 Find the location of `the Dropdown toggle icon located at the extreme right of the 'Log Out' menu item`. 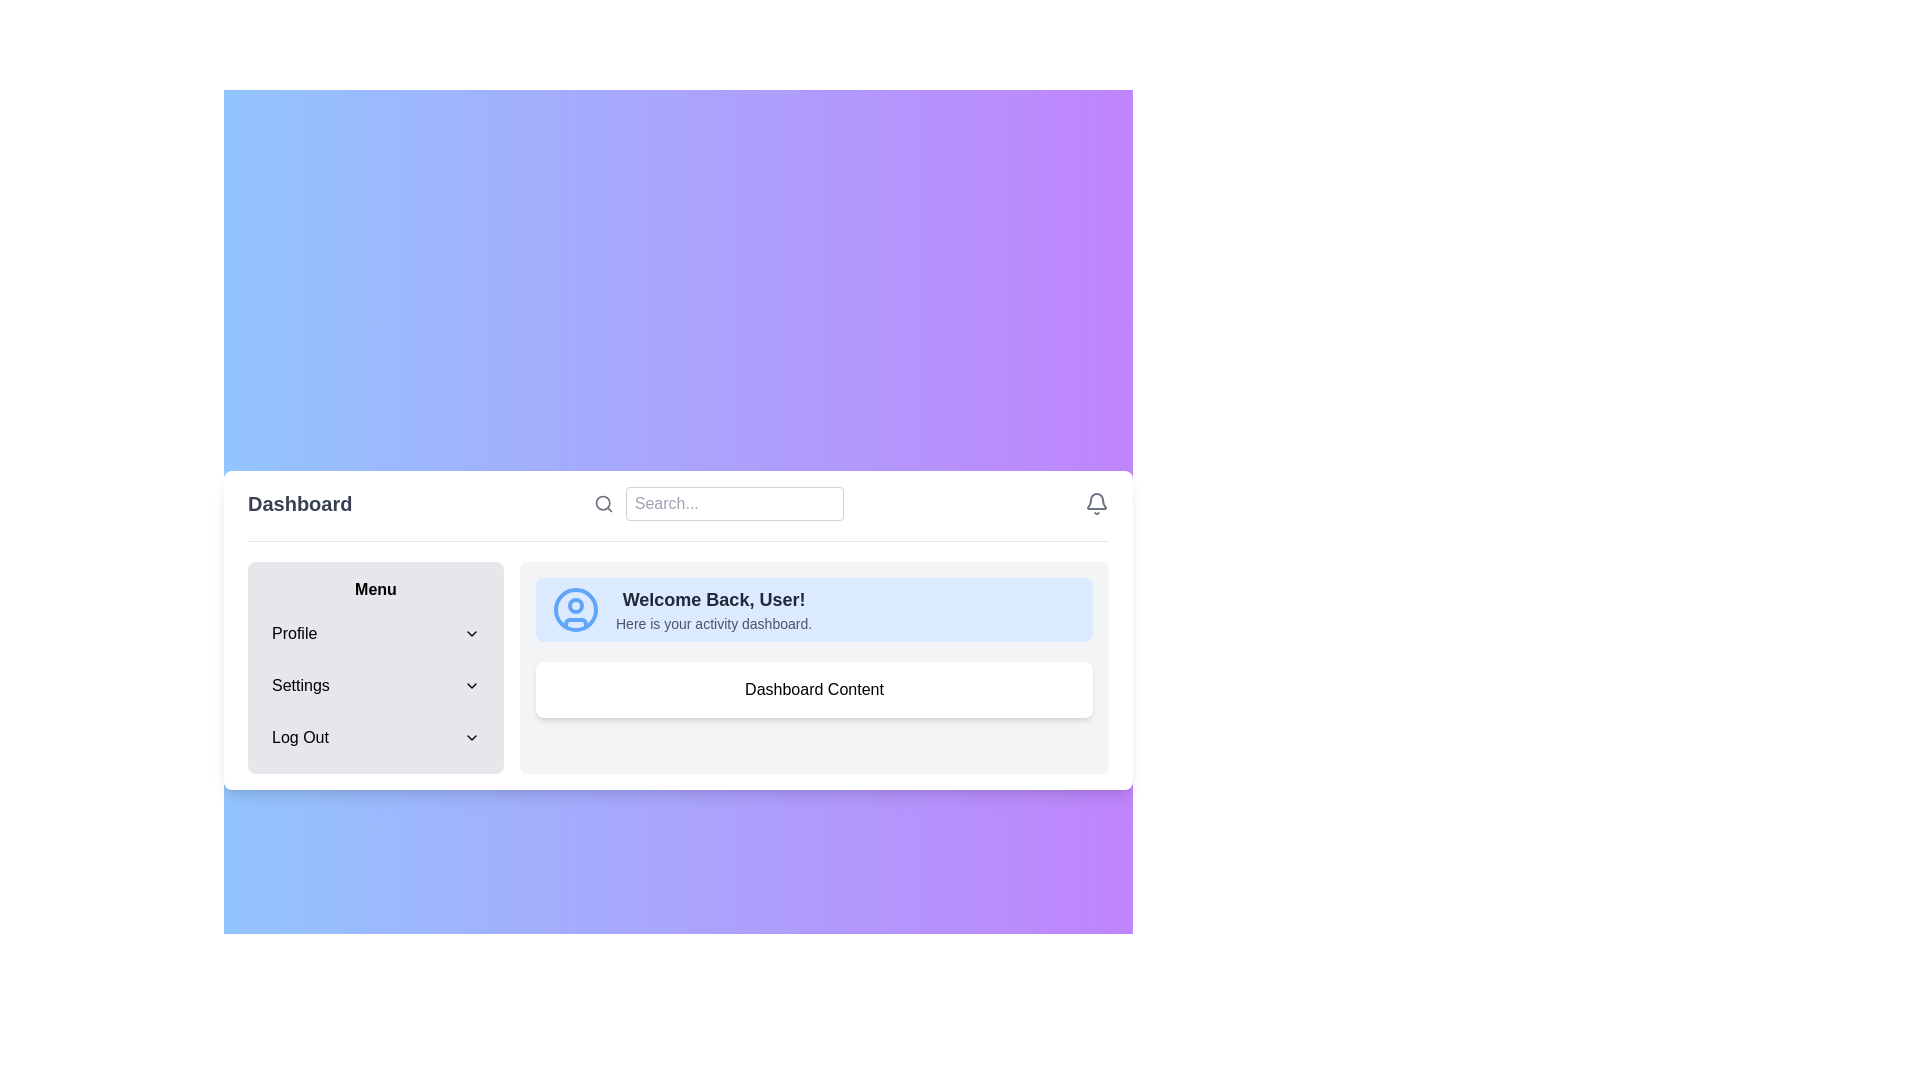

the Dropdown toggle icon located at the extreme right of the 'Log Out' menu item is located at coordinates (470, 737).